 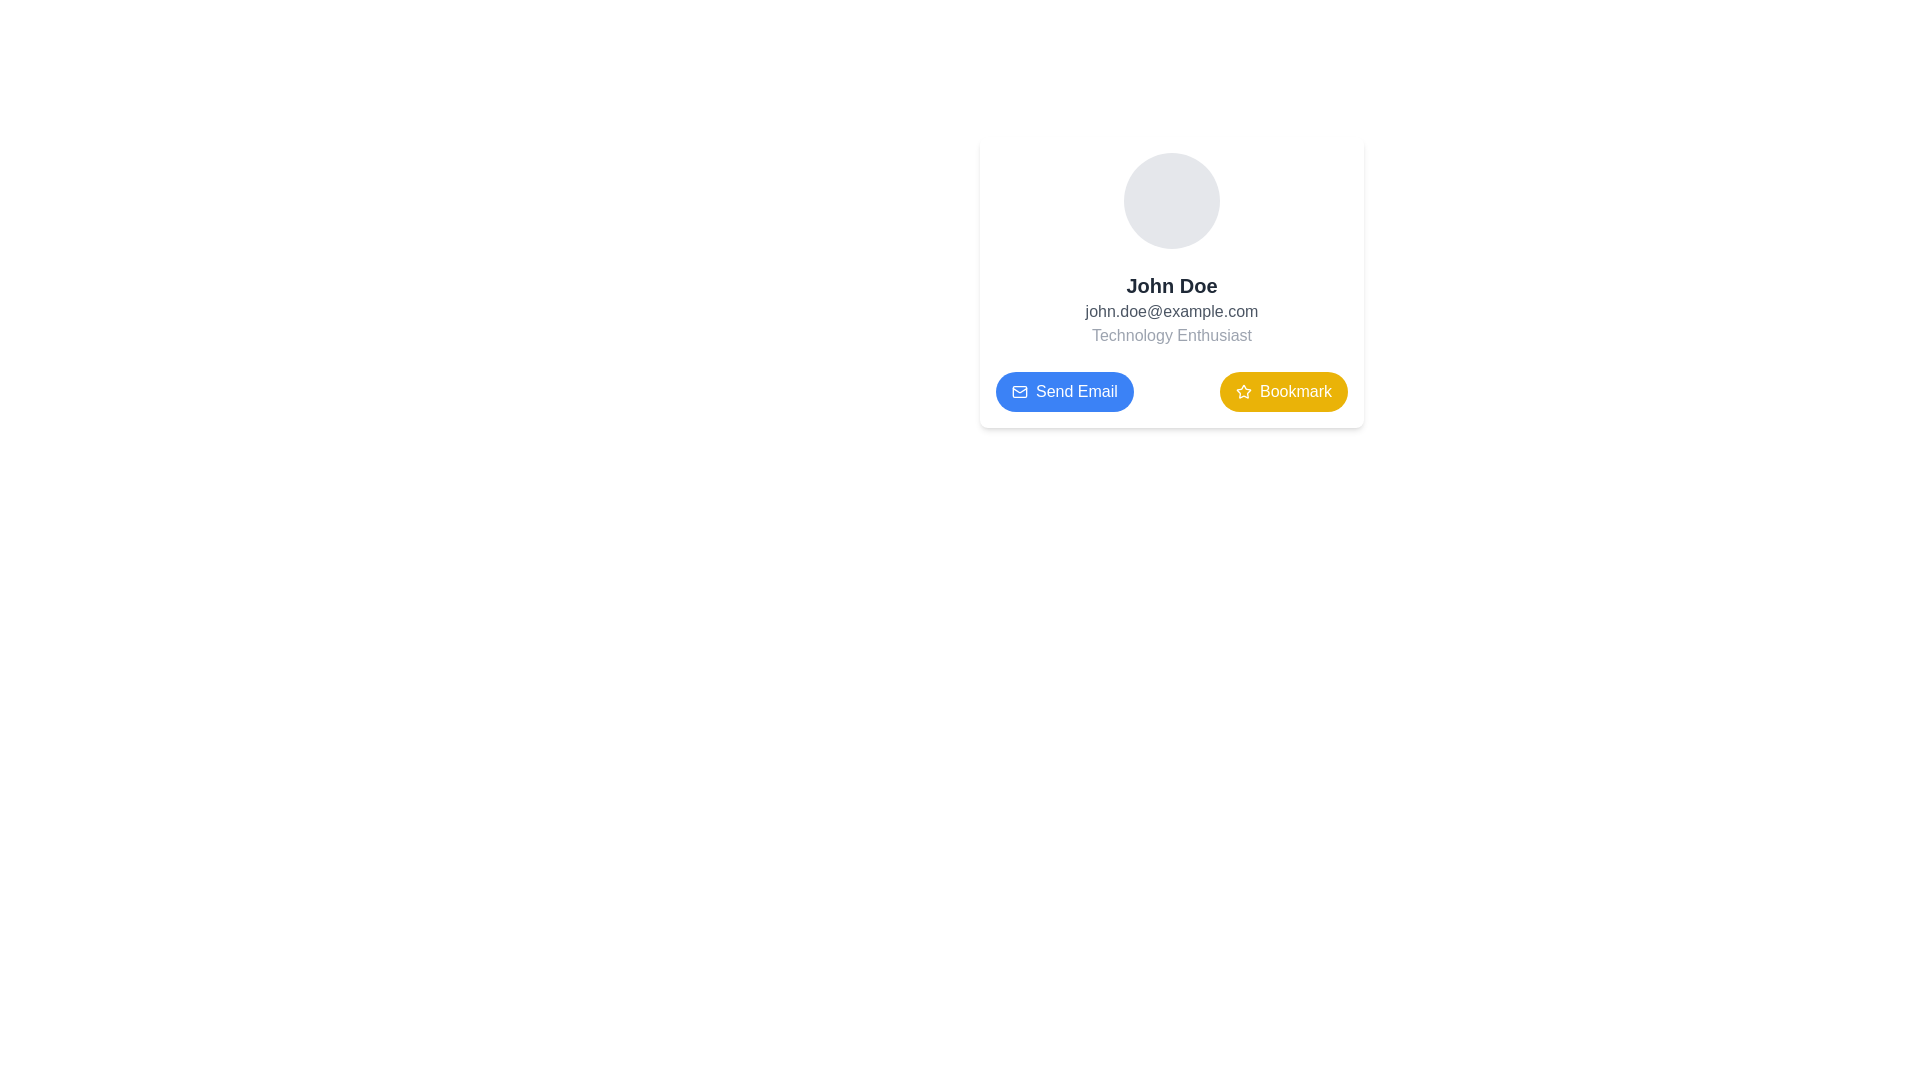 I want to click on the yellow star icon with rounded edges located to the left of the 'Bookmark' button, so click(x=1242, y=391).